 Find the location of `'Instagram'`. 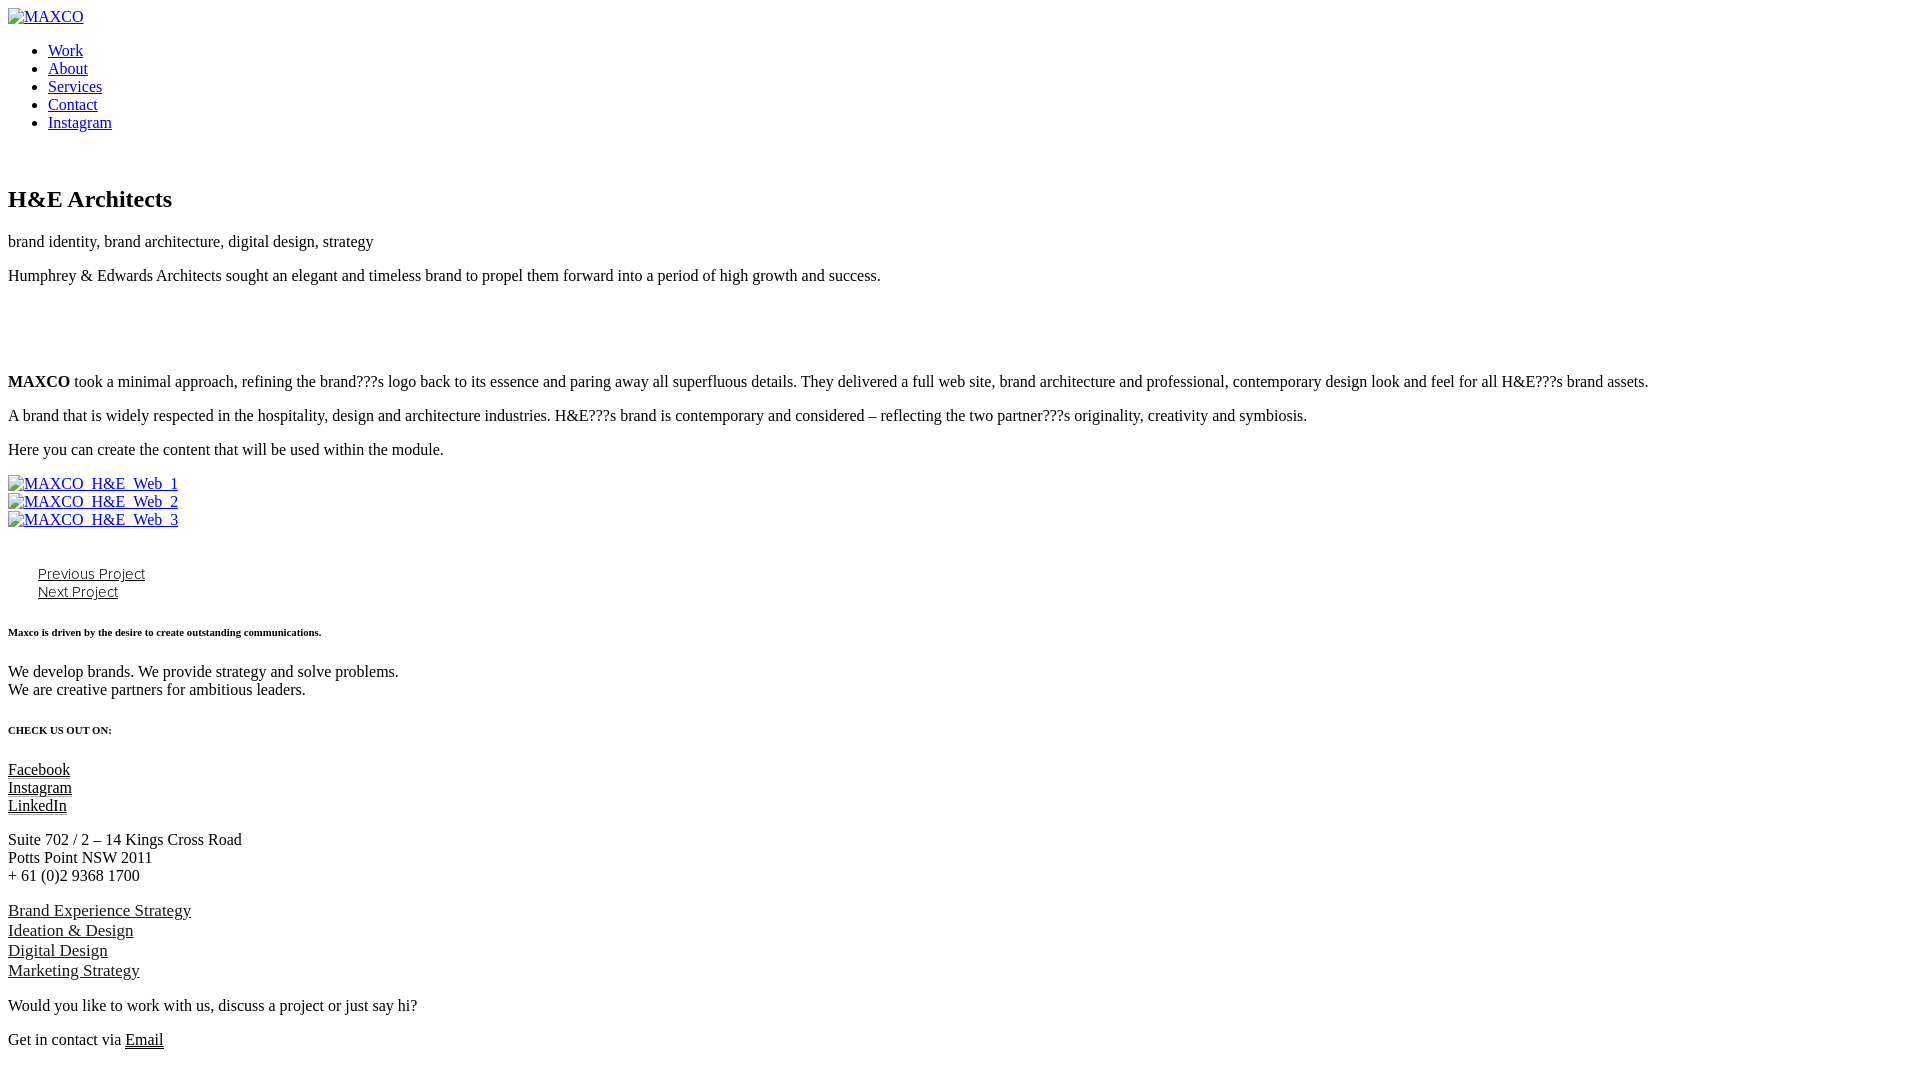

'Instagram' is located at coordinates (8, 786).